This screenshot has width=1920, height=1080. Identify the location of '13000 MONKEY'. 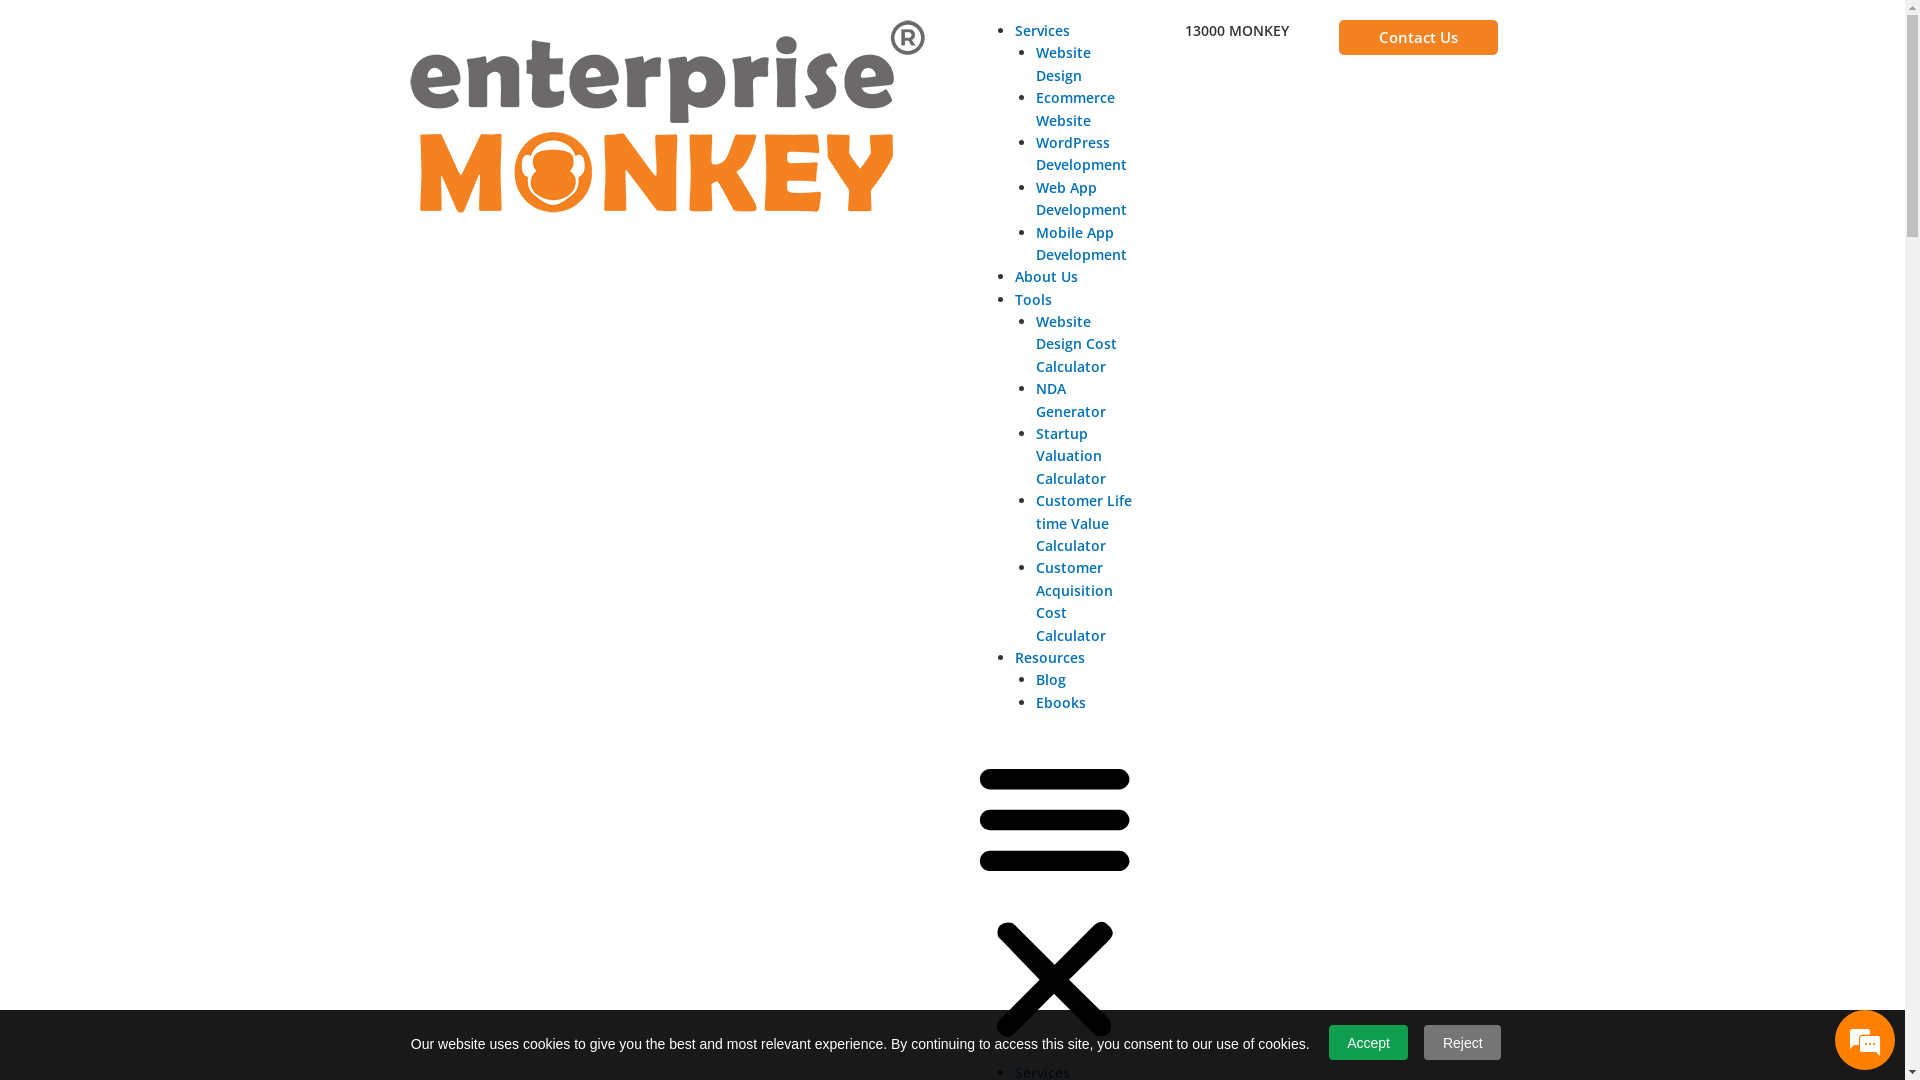
(1236, 30).